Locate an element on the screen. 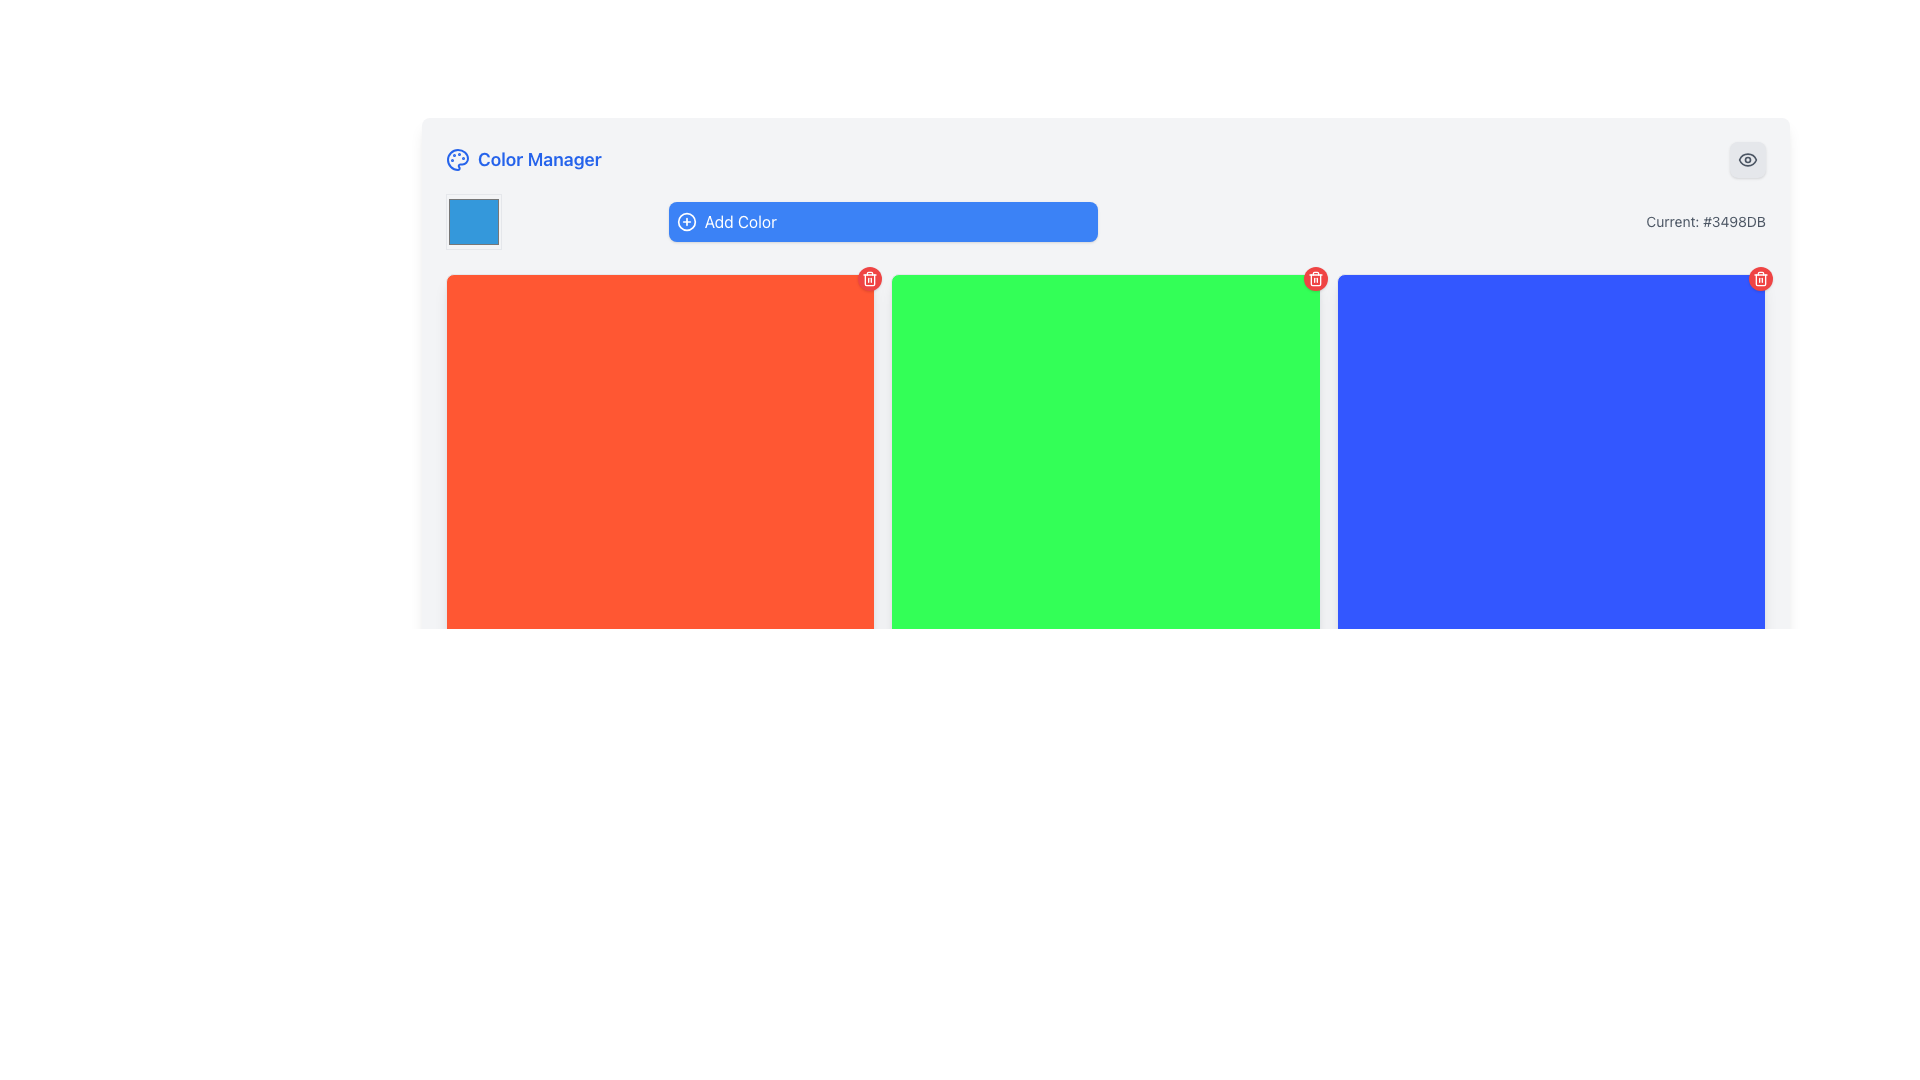 The height and width of the screenshot is (1080, 1920). the visibility toggle button with a light gray background and eye icon located at the top right corner of the interface is located at coordinates (1746, 158).